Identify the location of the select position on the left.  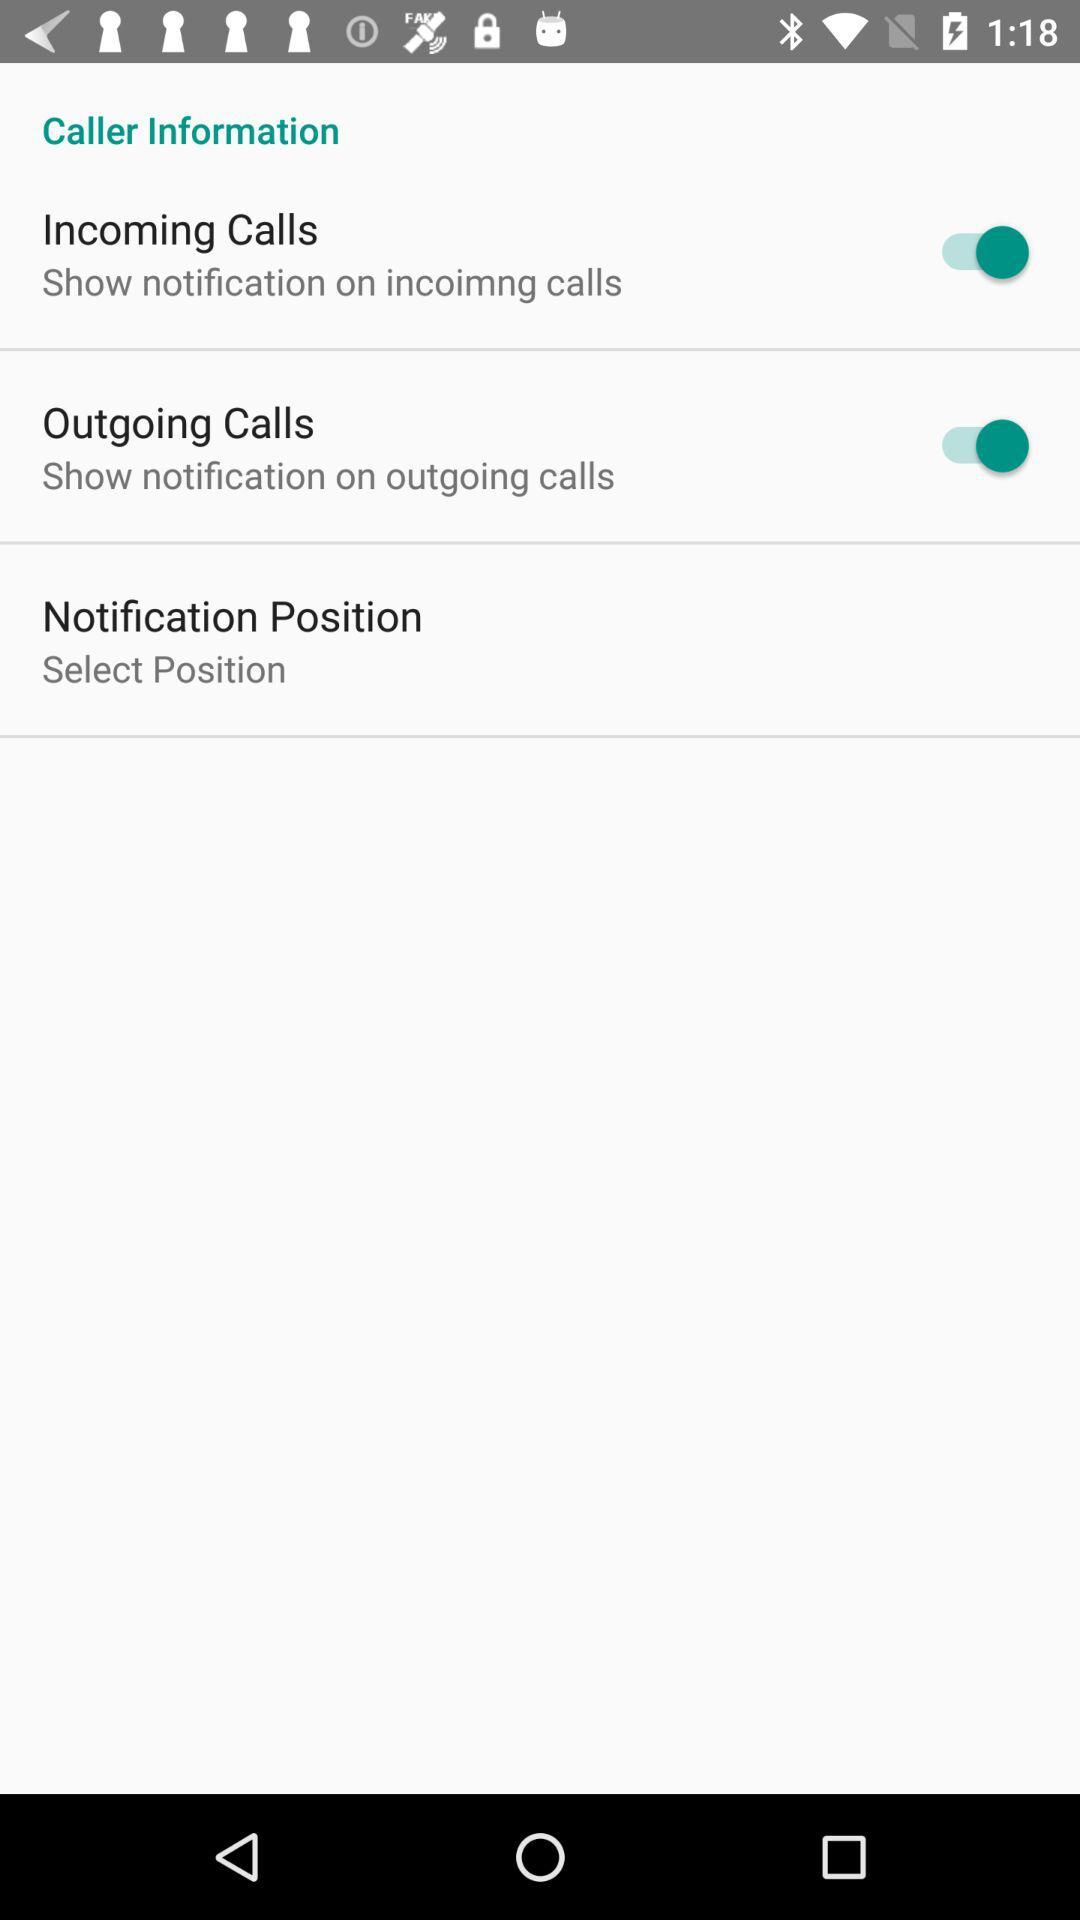
(163, 668).